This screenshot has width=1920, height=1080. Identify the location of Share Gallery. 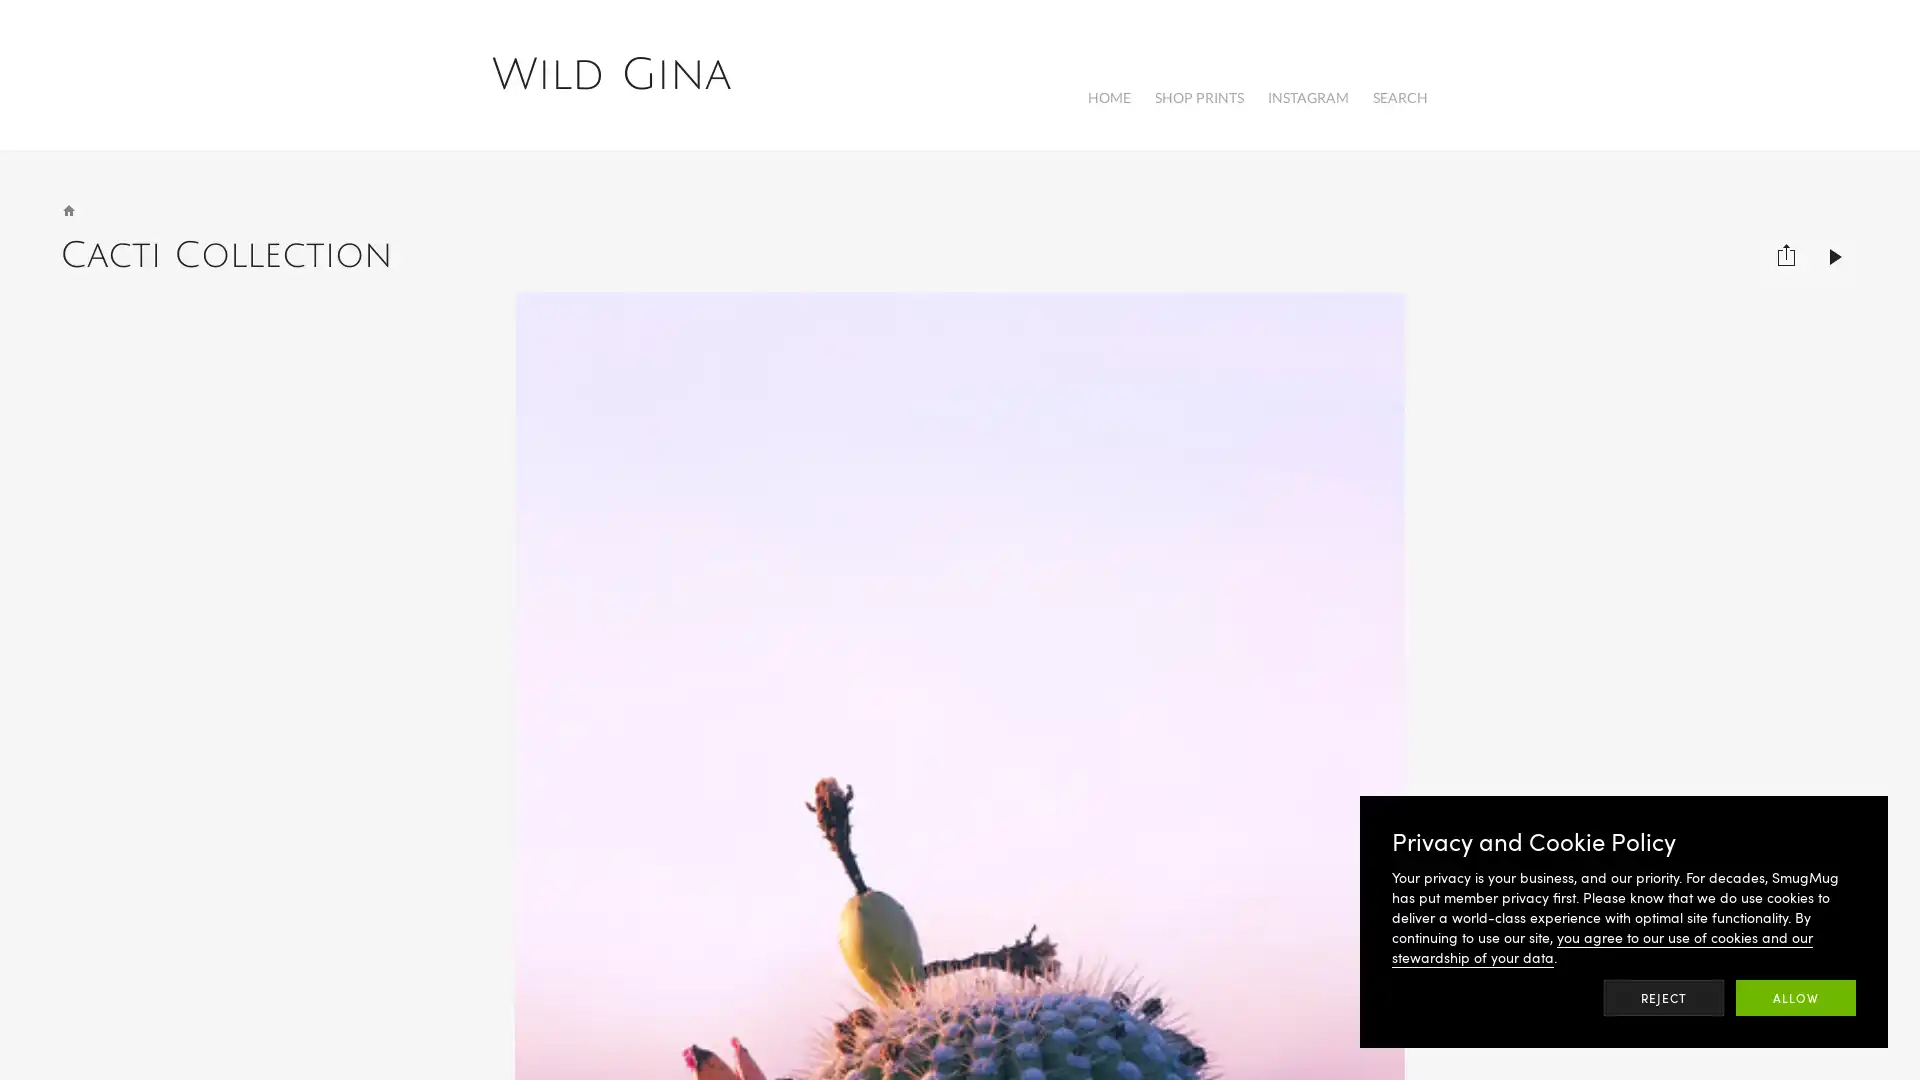
(1786, 244).